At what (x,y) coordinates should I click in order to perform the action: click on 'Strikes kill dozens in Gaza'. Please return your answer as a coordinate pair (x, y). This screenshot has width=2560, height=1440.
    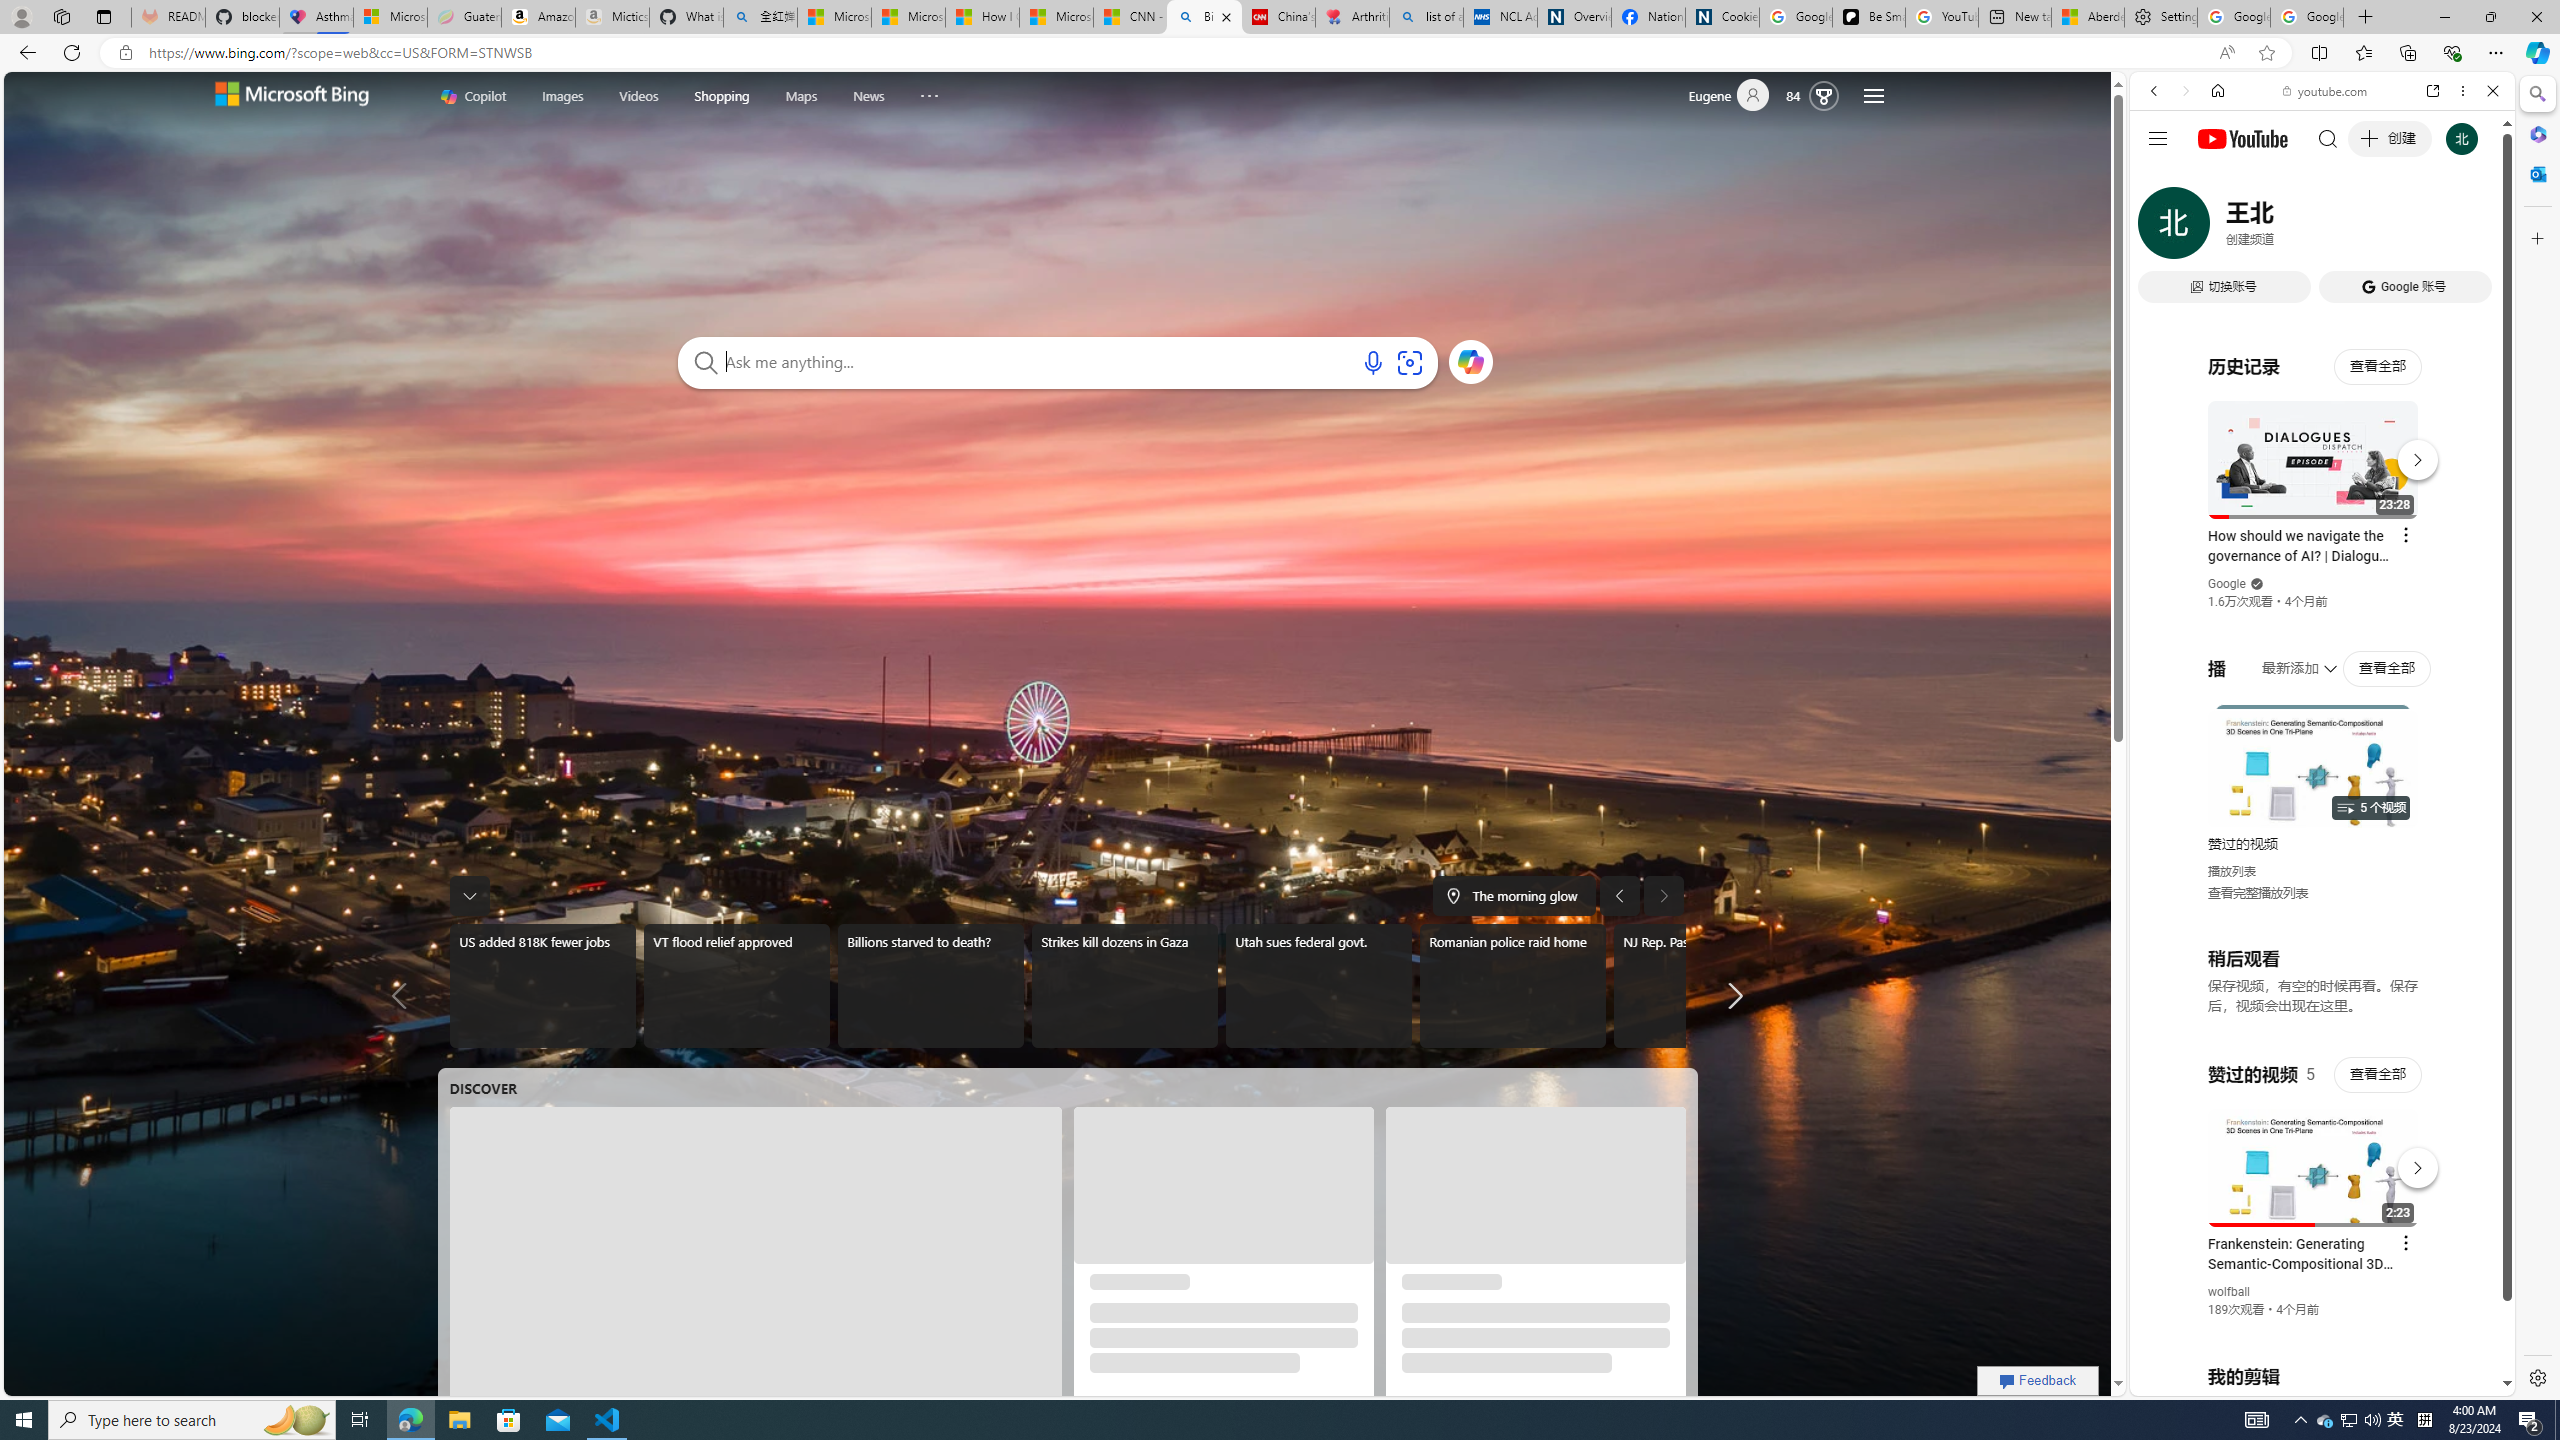
    Looking at the image, I should click on (1125, 985).